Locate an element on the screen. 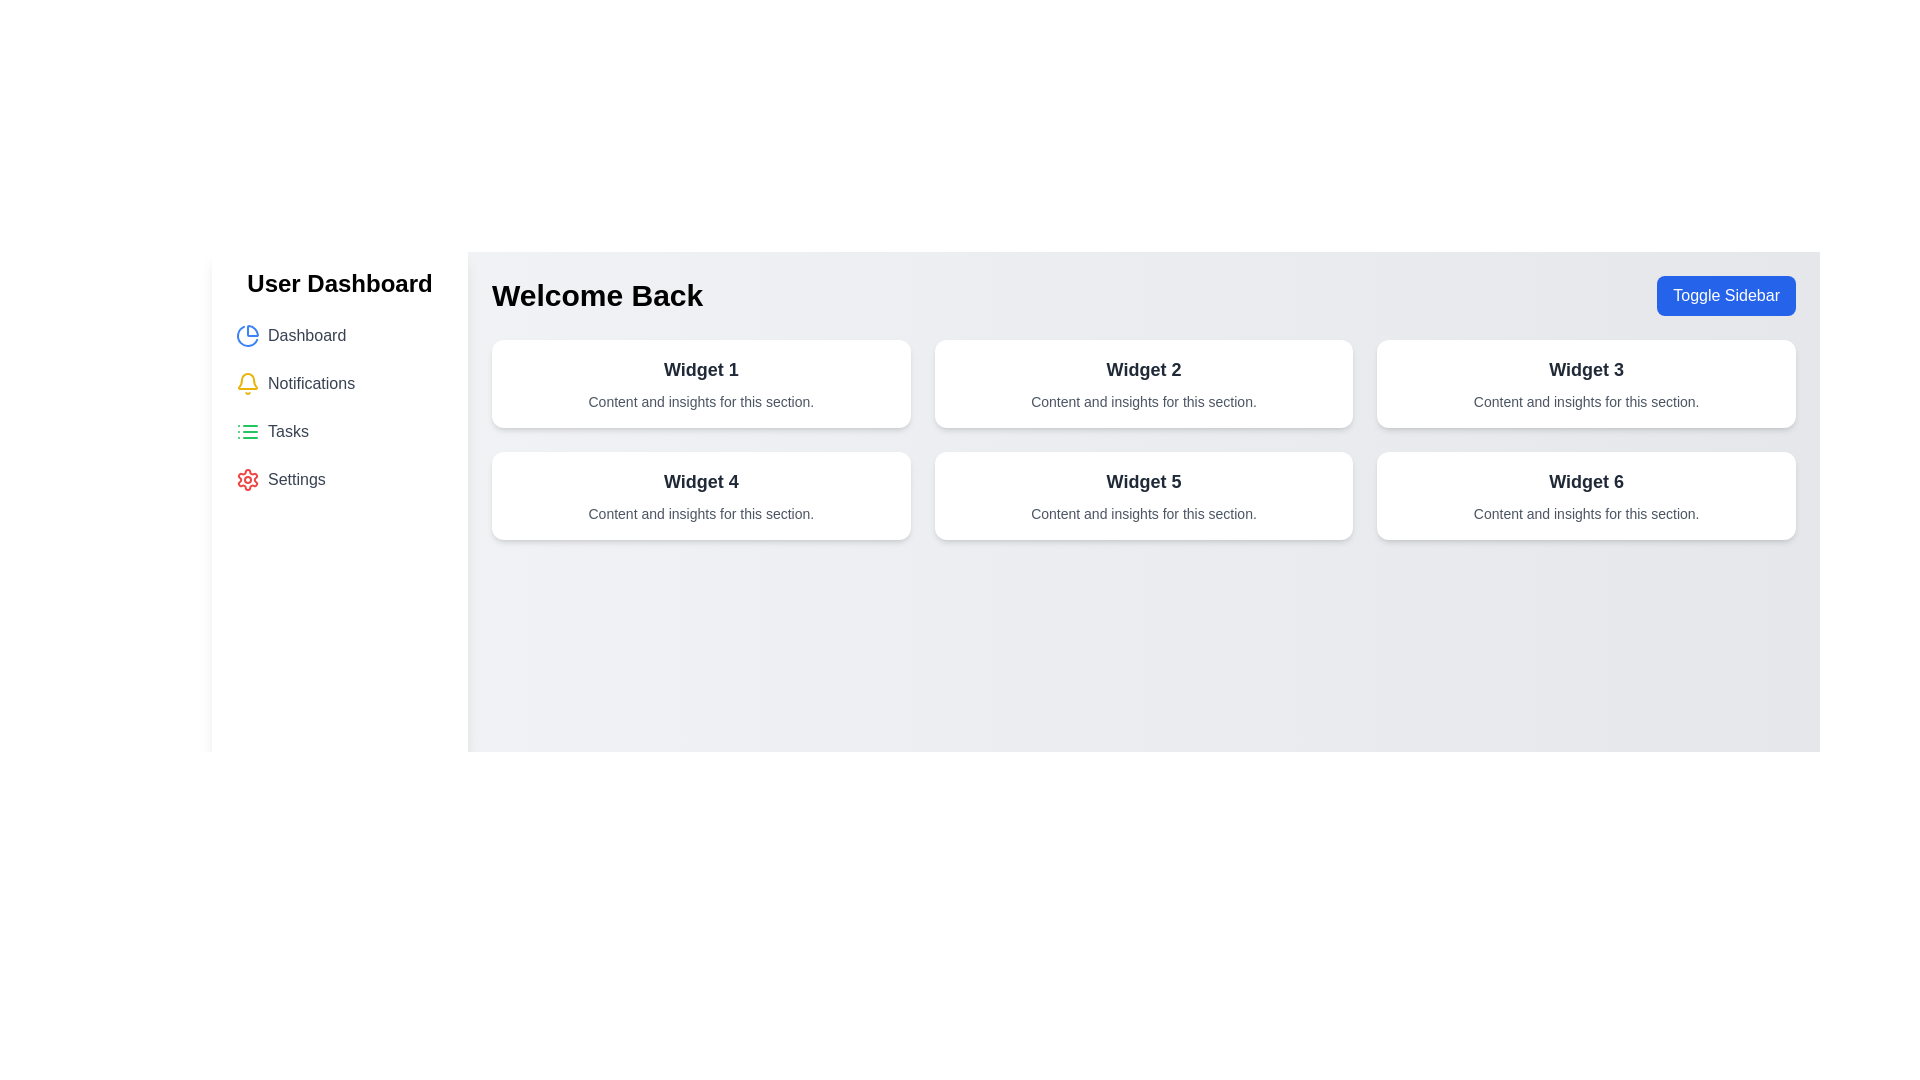 The width and height of the screenshot is (1920, 1080). small, gray text label that says 'Content and insights for this section.' located within the widget card beneath the bold title 'Widget 5' is located at coordinates (1143, 512).